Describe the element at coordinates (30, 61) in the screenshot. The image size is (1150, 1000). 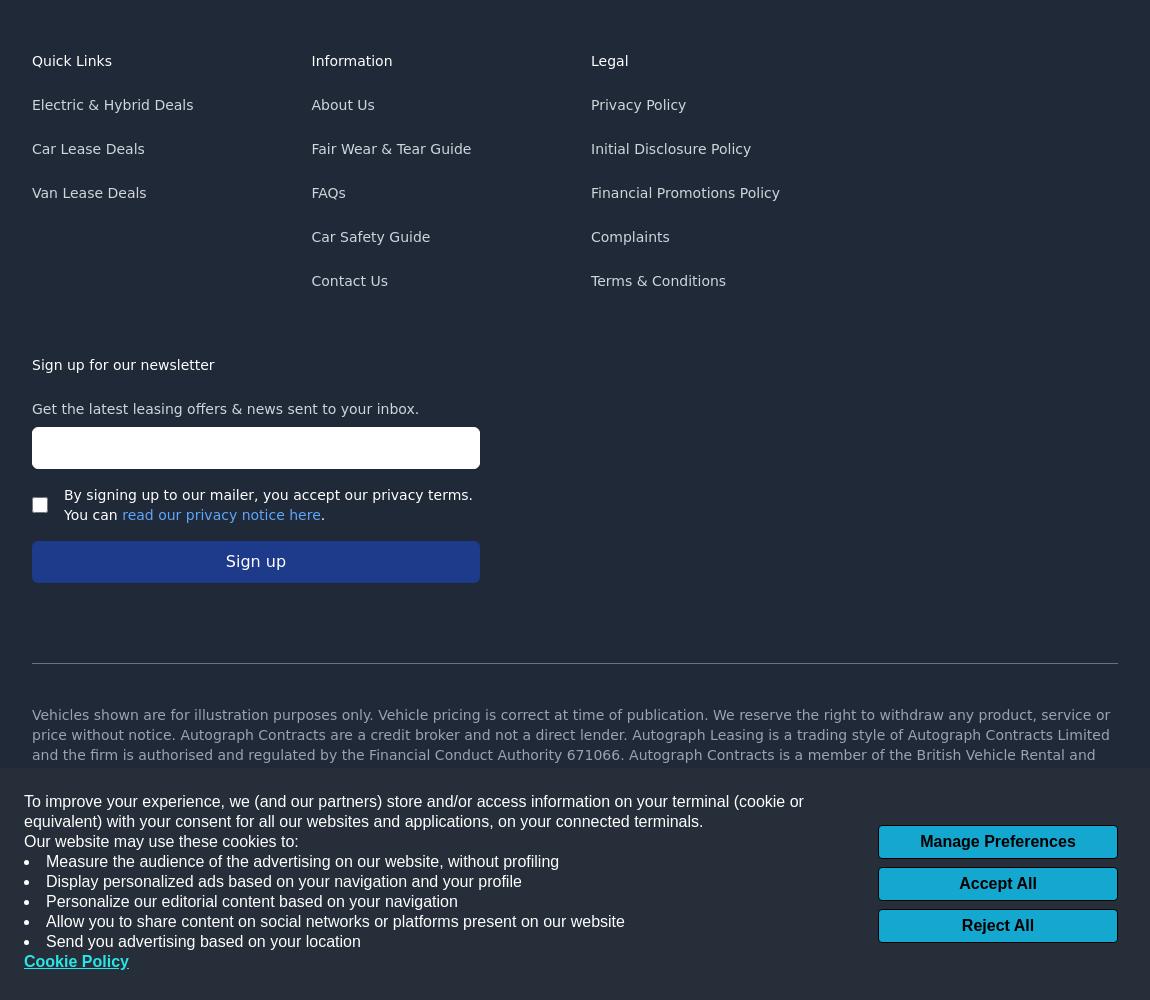
I see `'Quick Links'` at that location.